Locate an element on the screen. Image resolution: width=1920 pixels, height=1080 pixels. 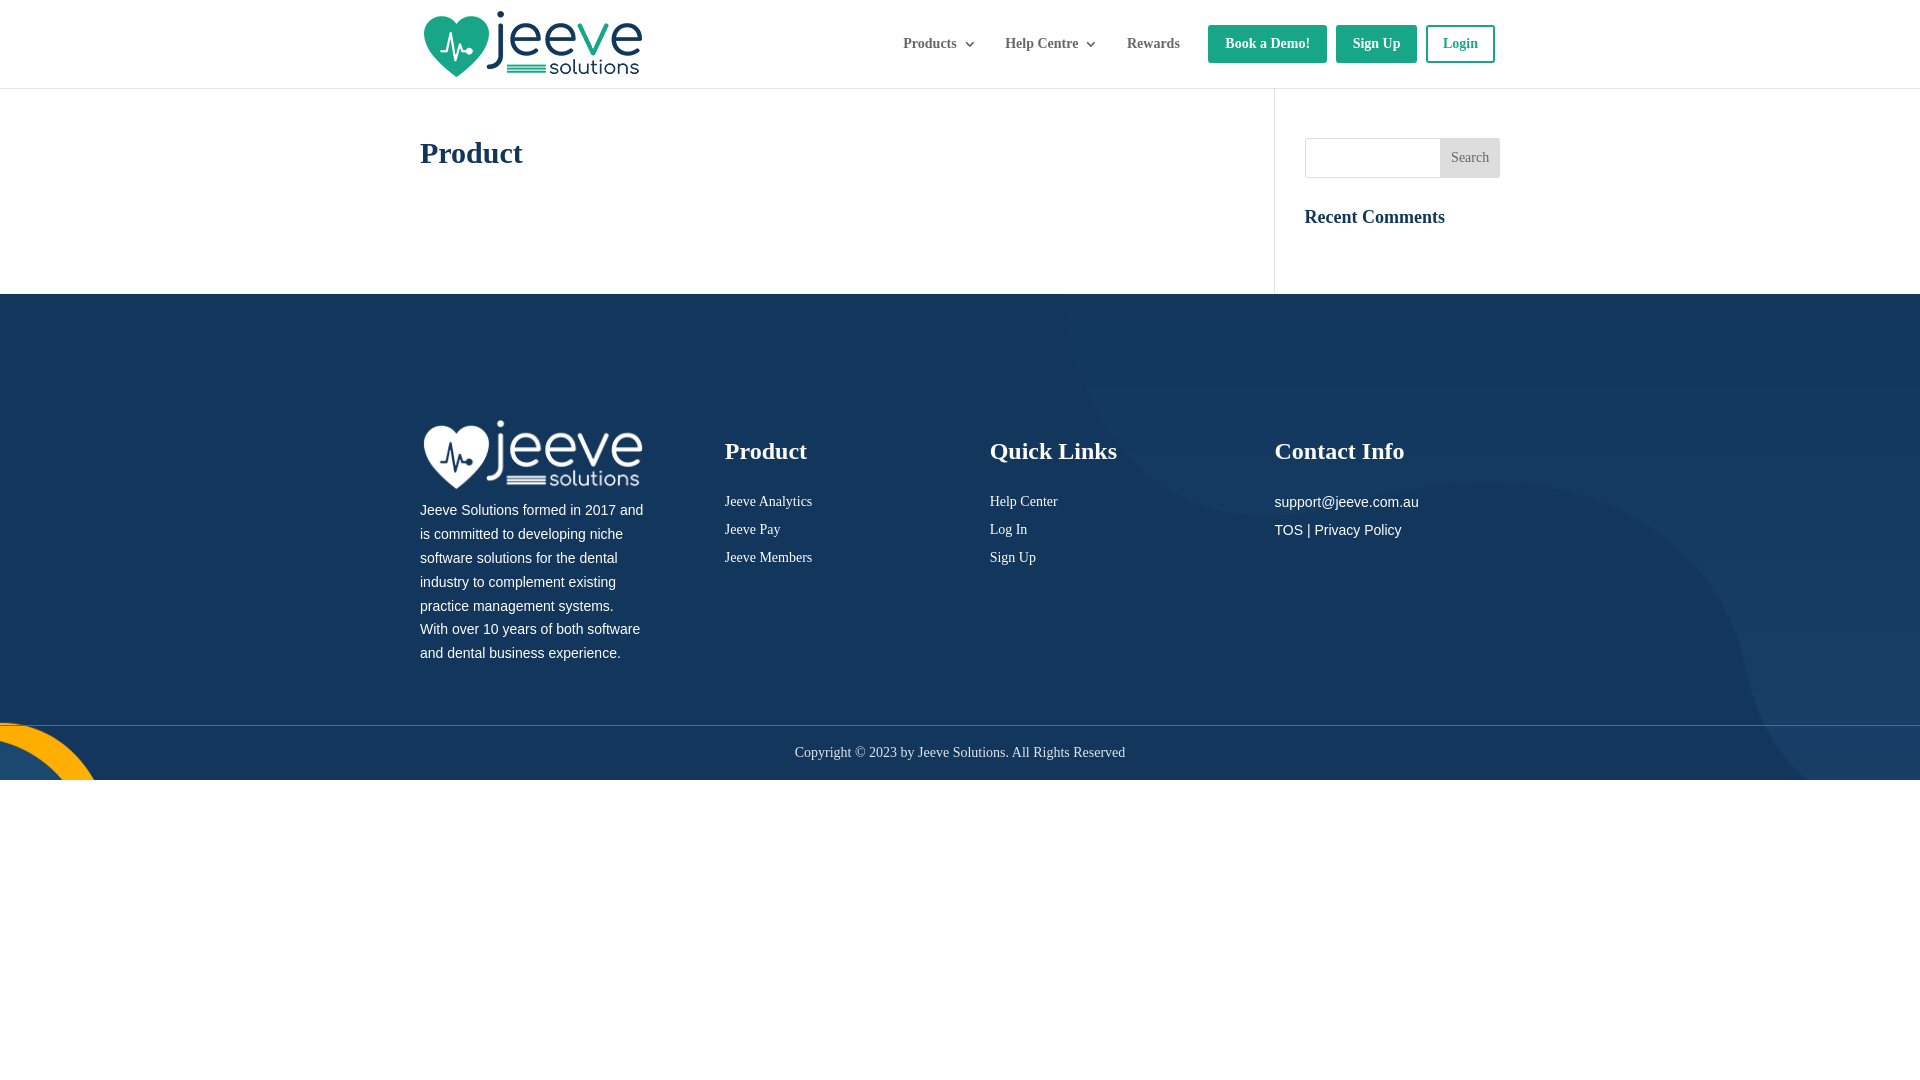
'Jeeve Analytics' is located at coordinates (767, 500).